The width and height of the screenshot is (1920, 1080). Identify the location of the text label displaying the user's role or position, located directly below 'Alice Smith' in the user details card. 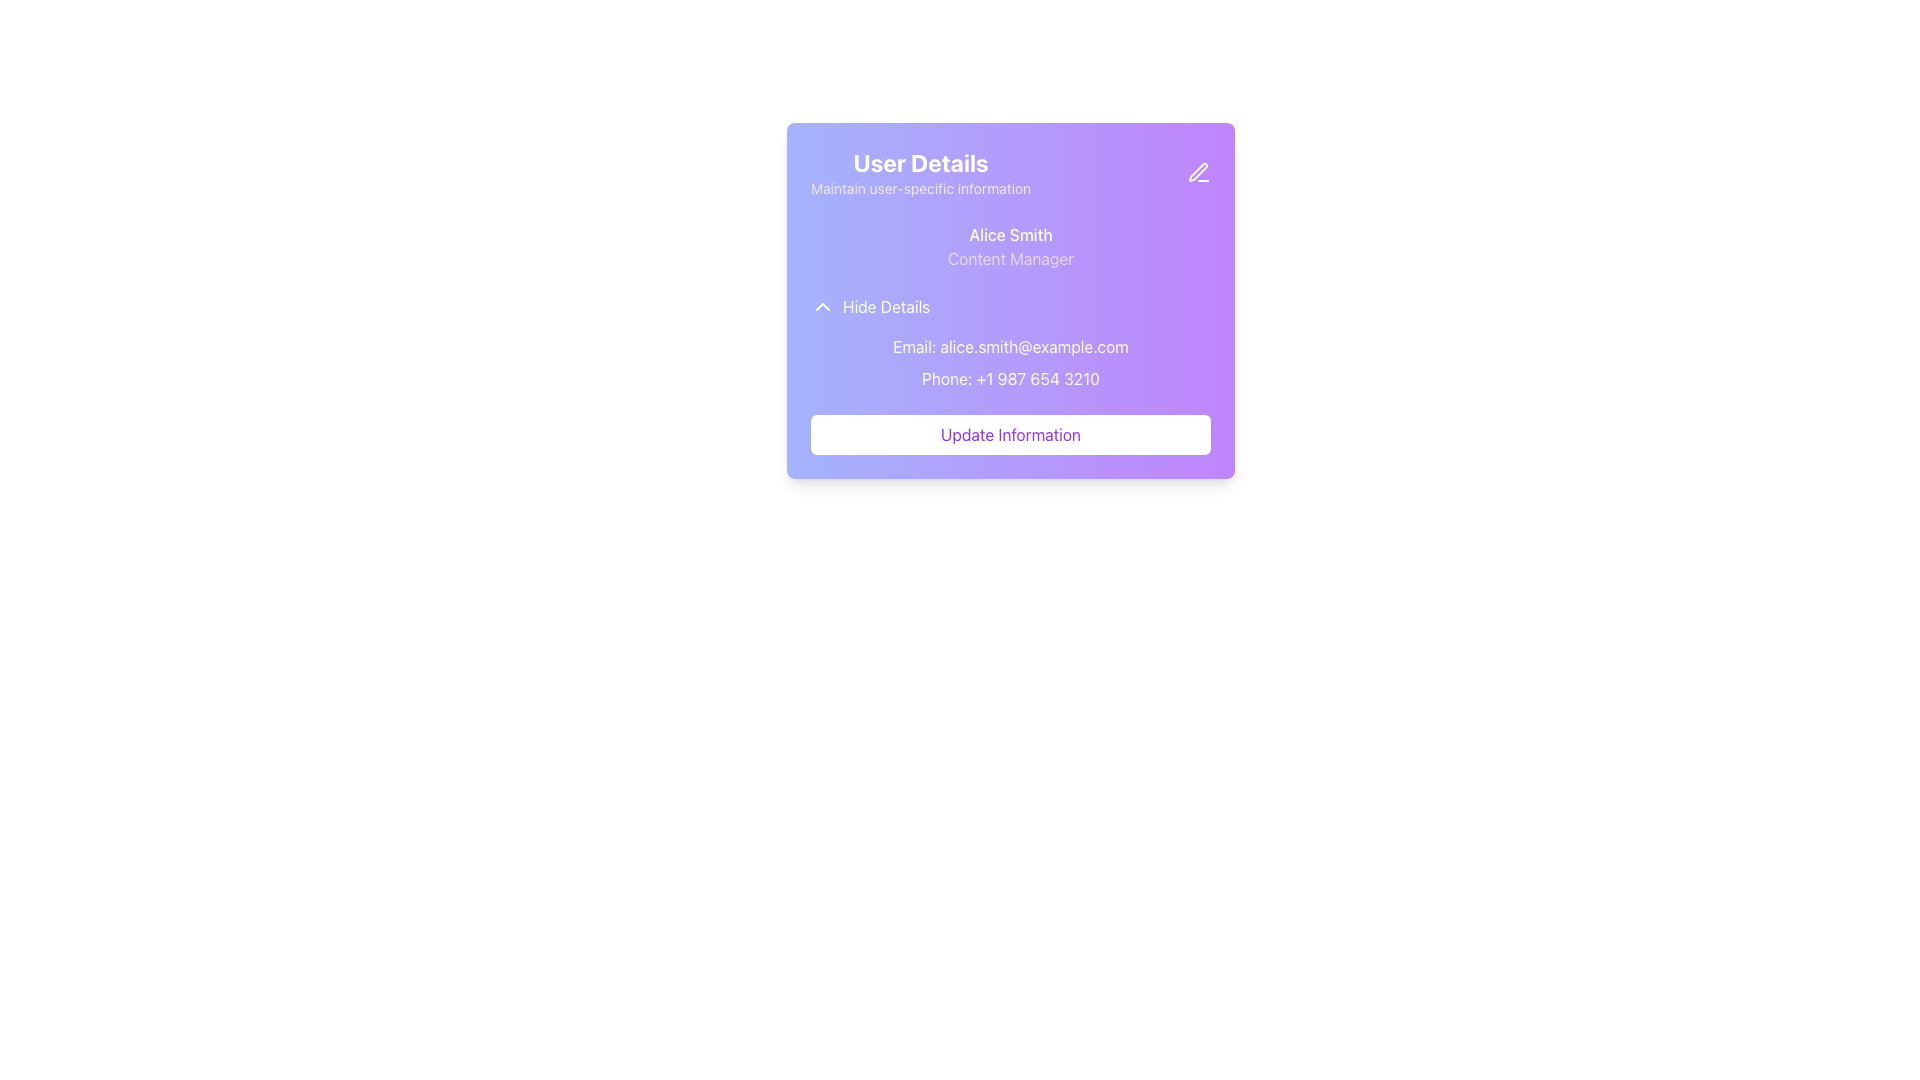
(1011, 257).